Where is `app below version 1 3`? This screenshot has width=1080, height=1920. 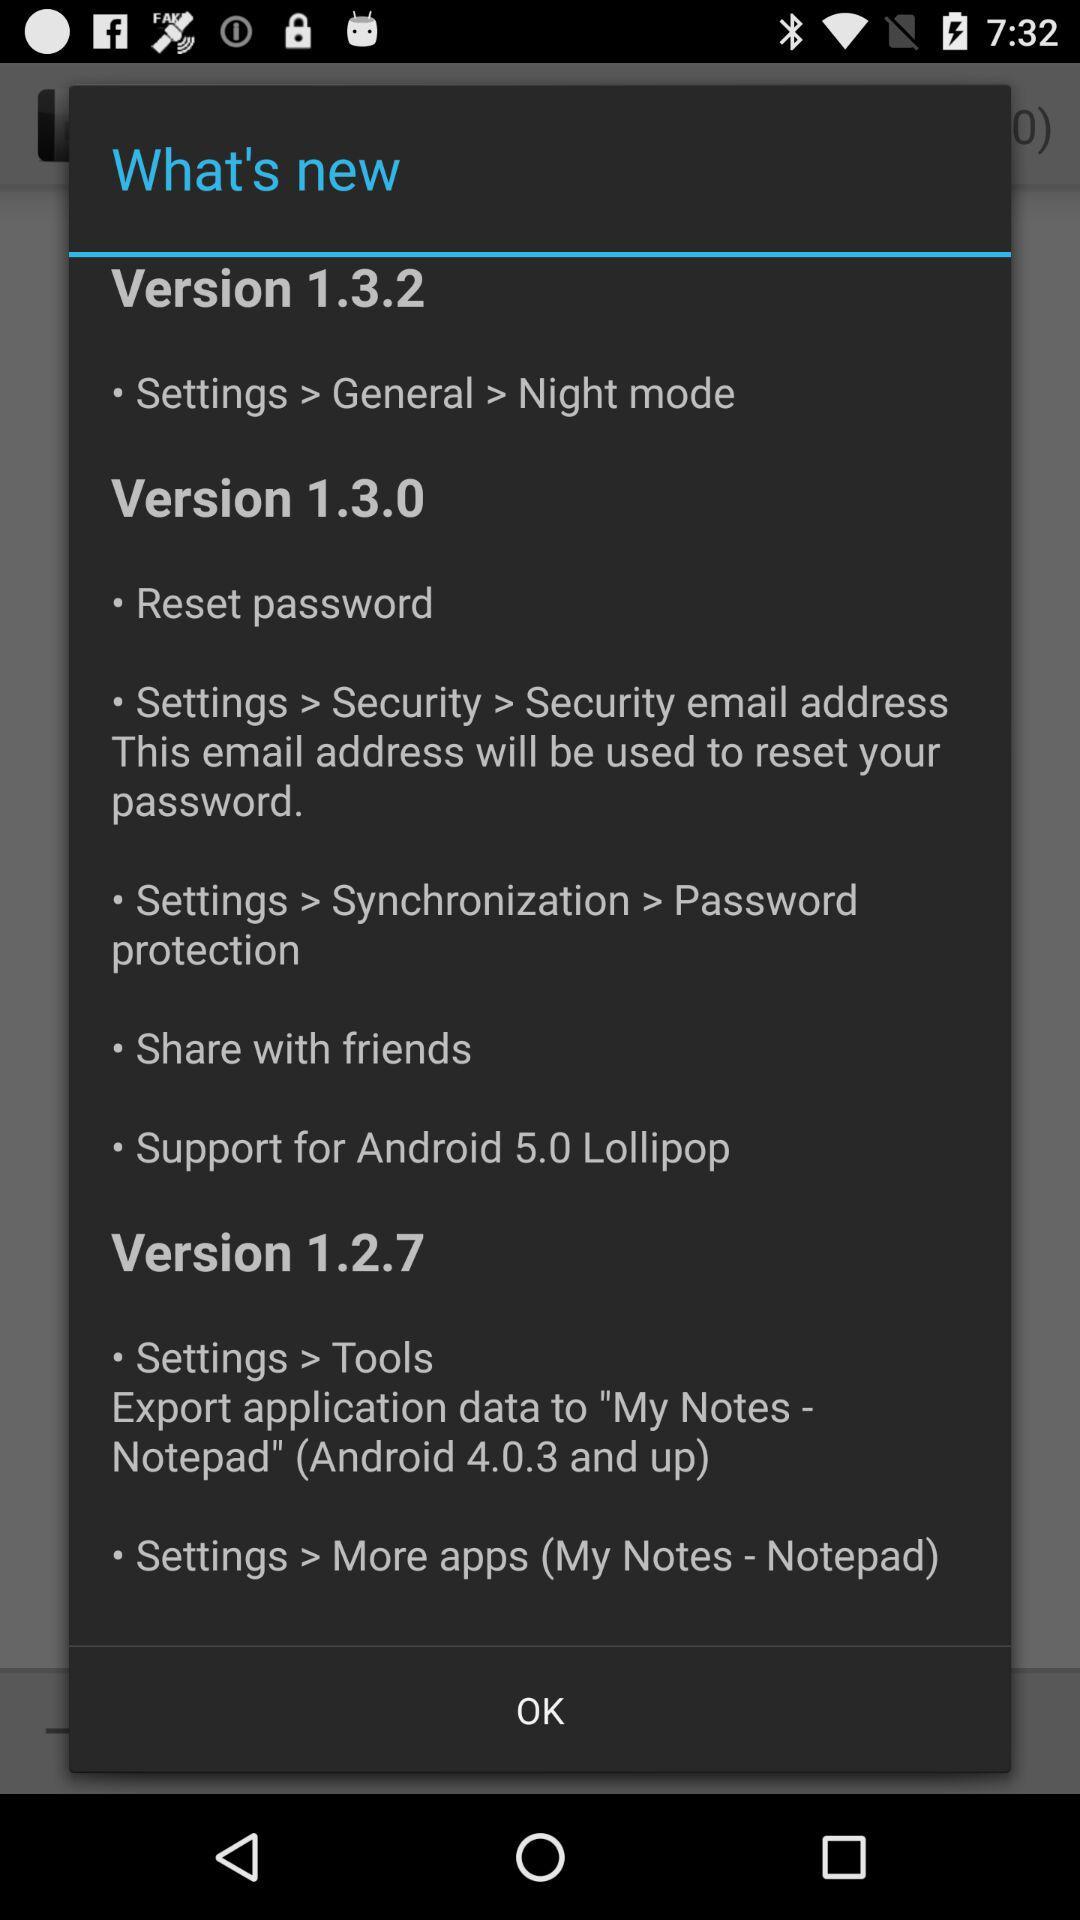 app below version 1 3 is located at coordinates (540, 1708).